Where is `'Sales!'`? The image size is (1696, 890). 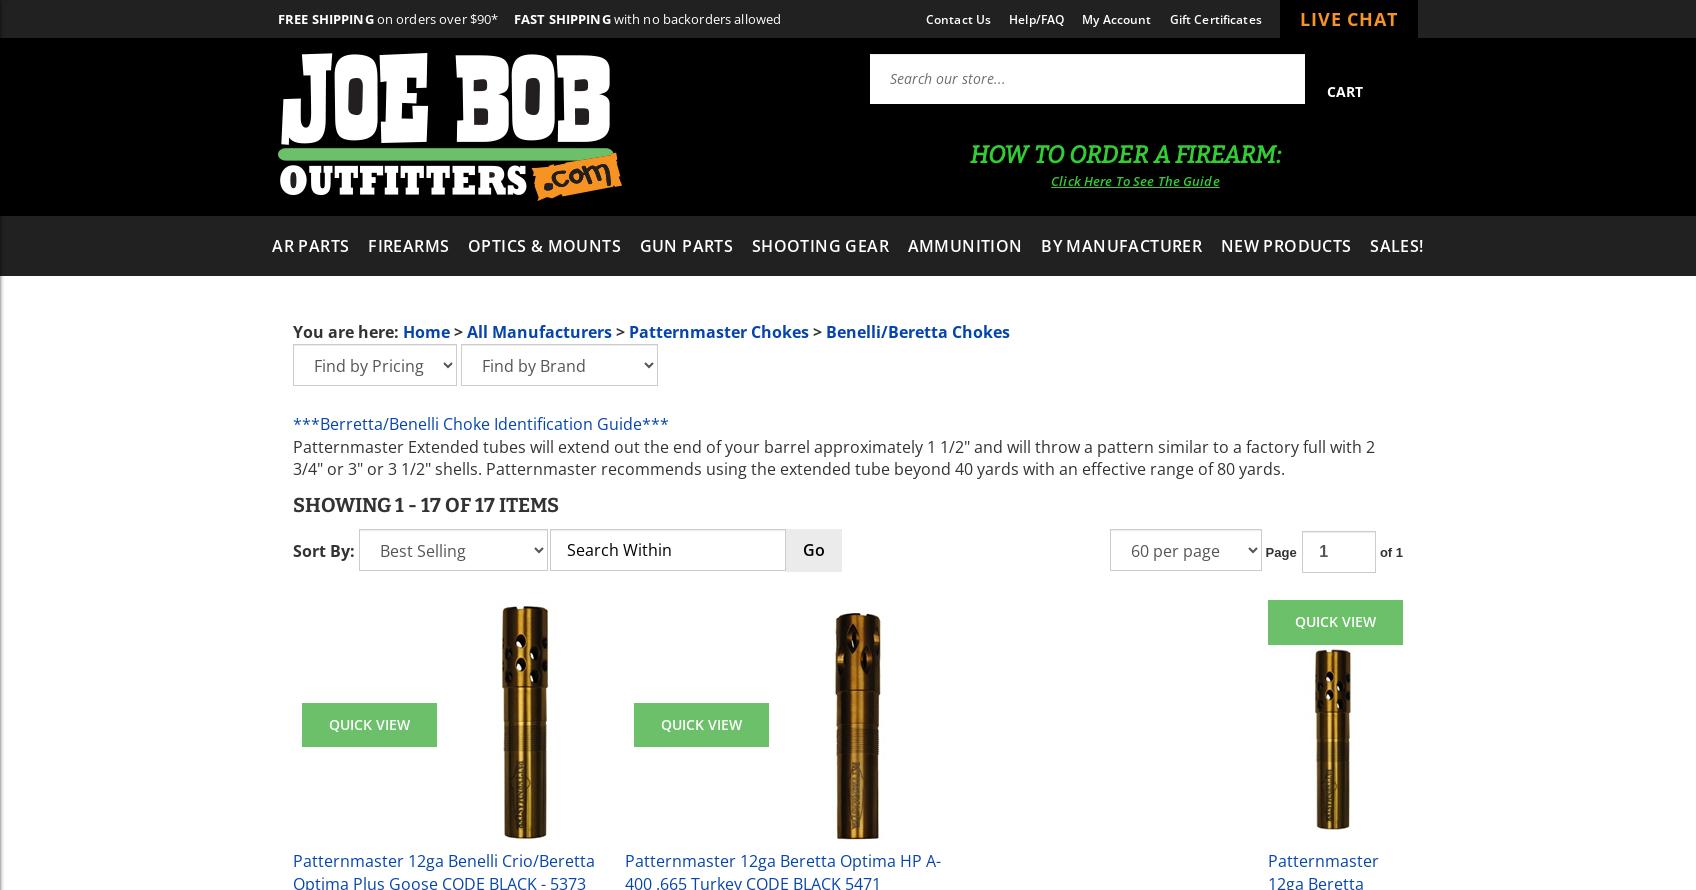 'Sales!' is located at coordinates (1395, 244).